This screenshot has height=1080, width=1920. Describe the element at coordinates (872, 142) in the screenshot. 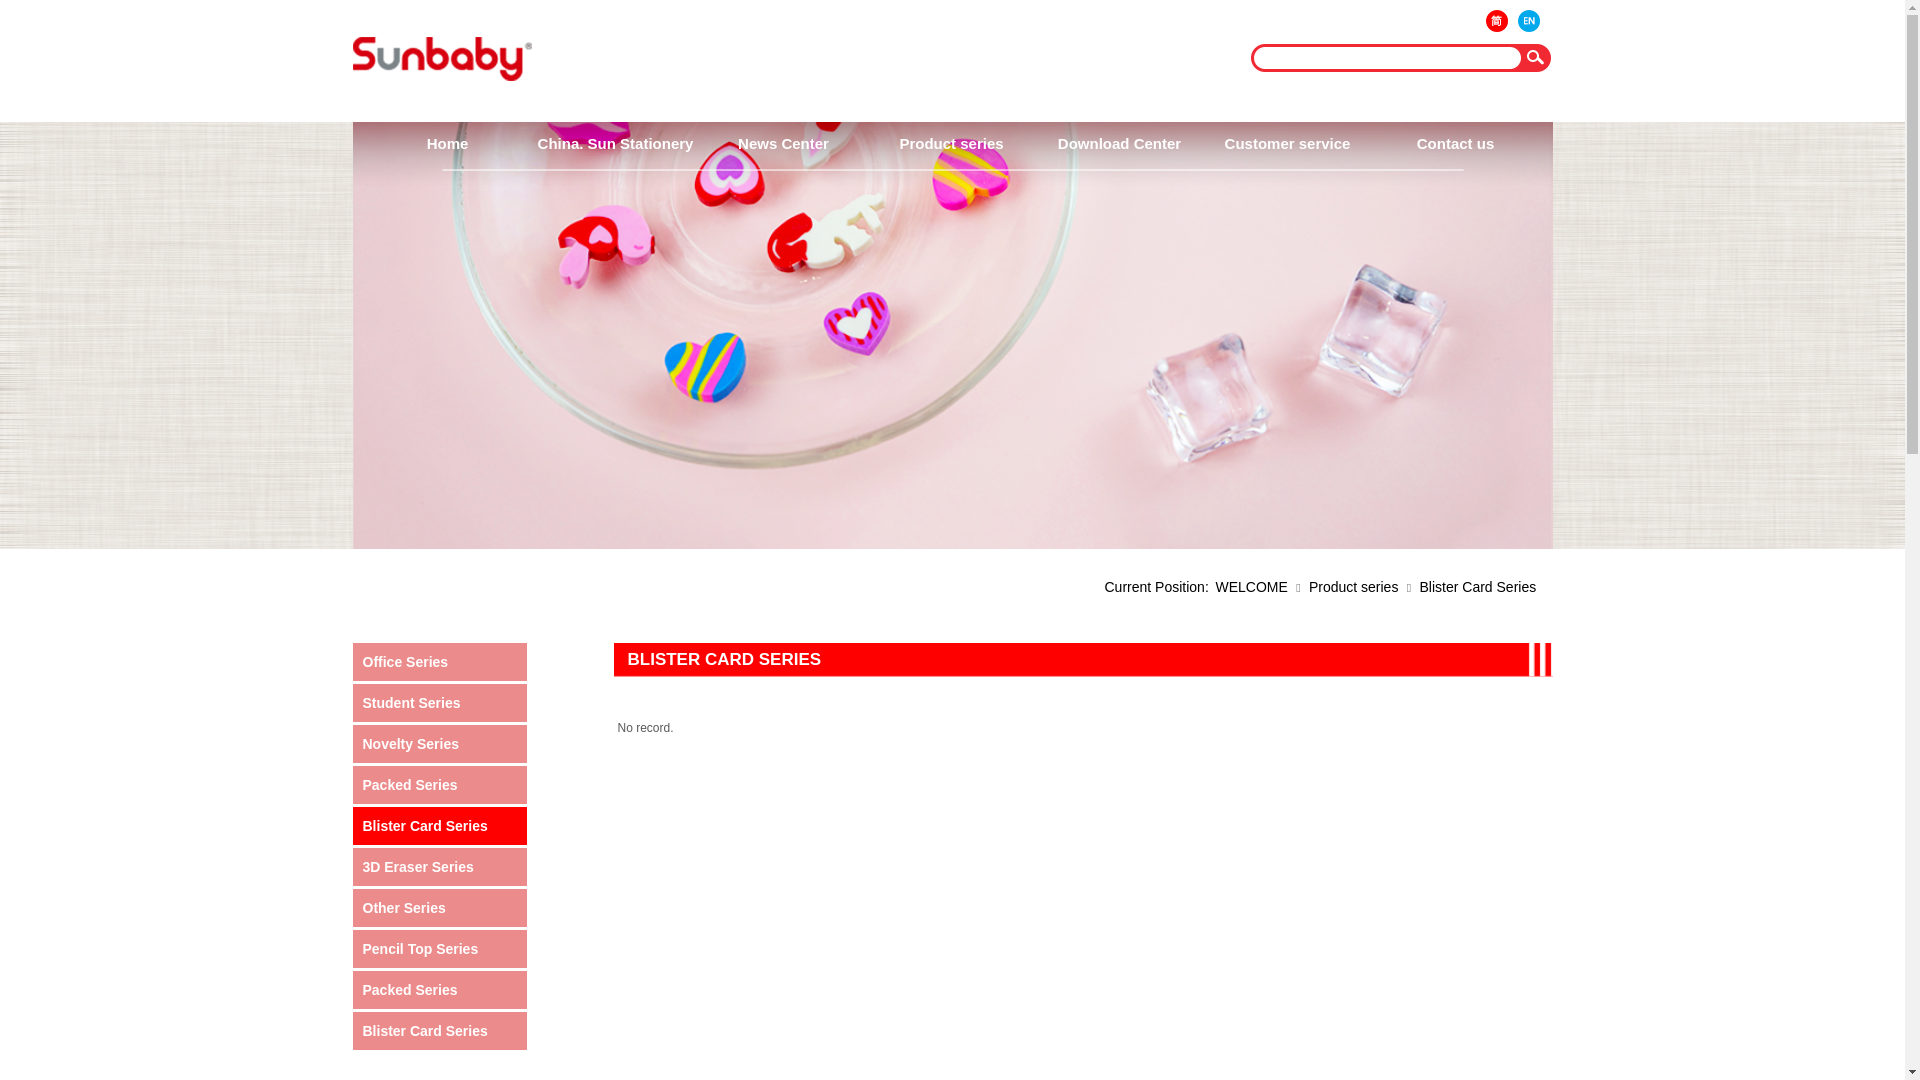

I see `'Product series'` at that location.